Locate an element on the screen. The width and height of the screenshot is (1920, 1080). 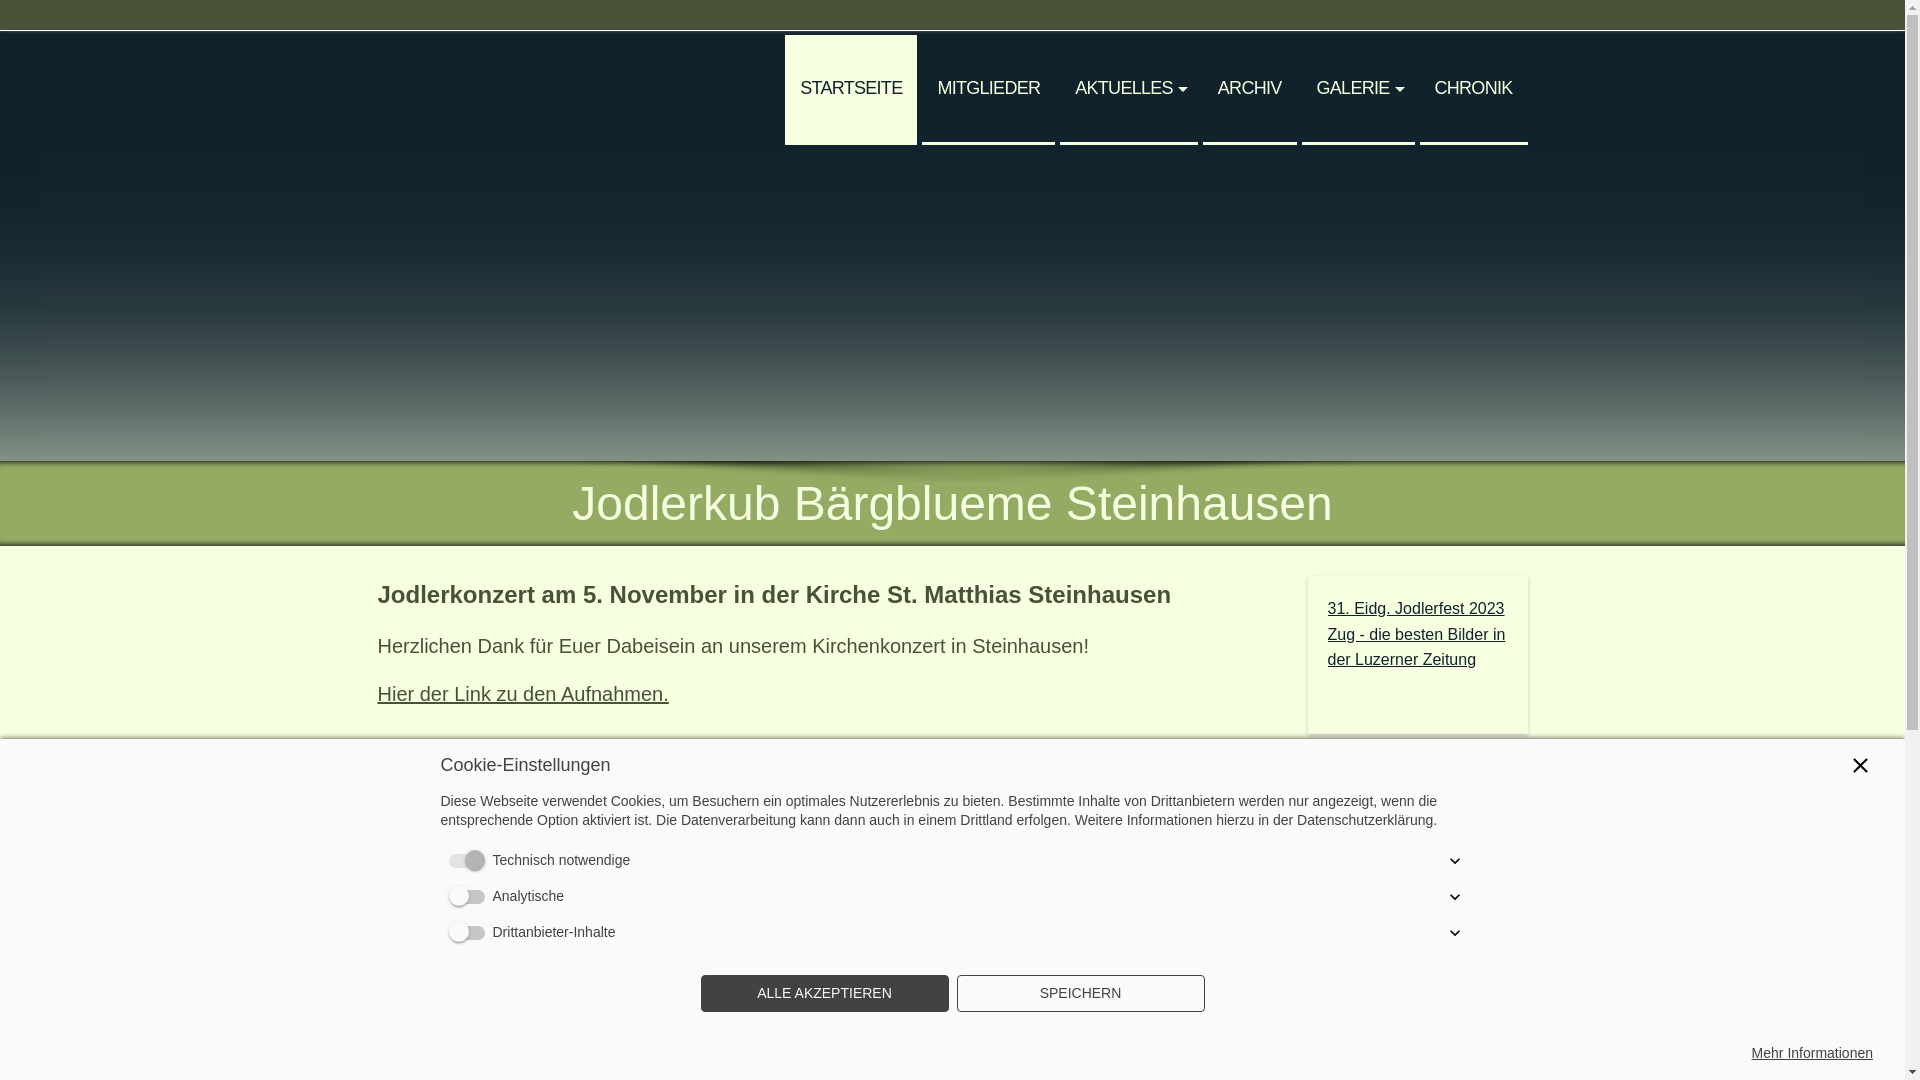
'CHRONIK' is located at coordinates (1473, 88).